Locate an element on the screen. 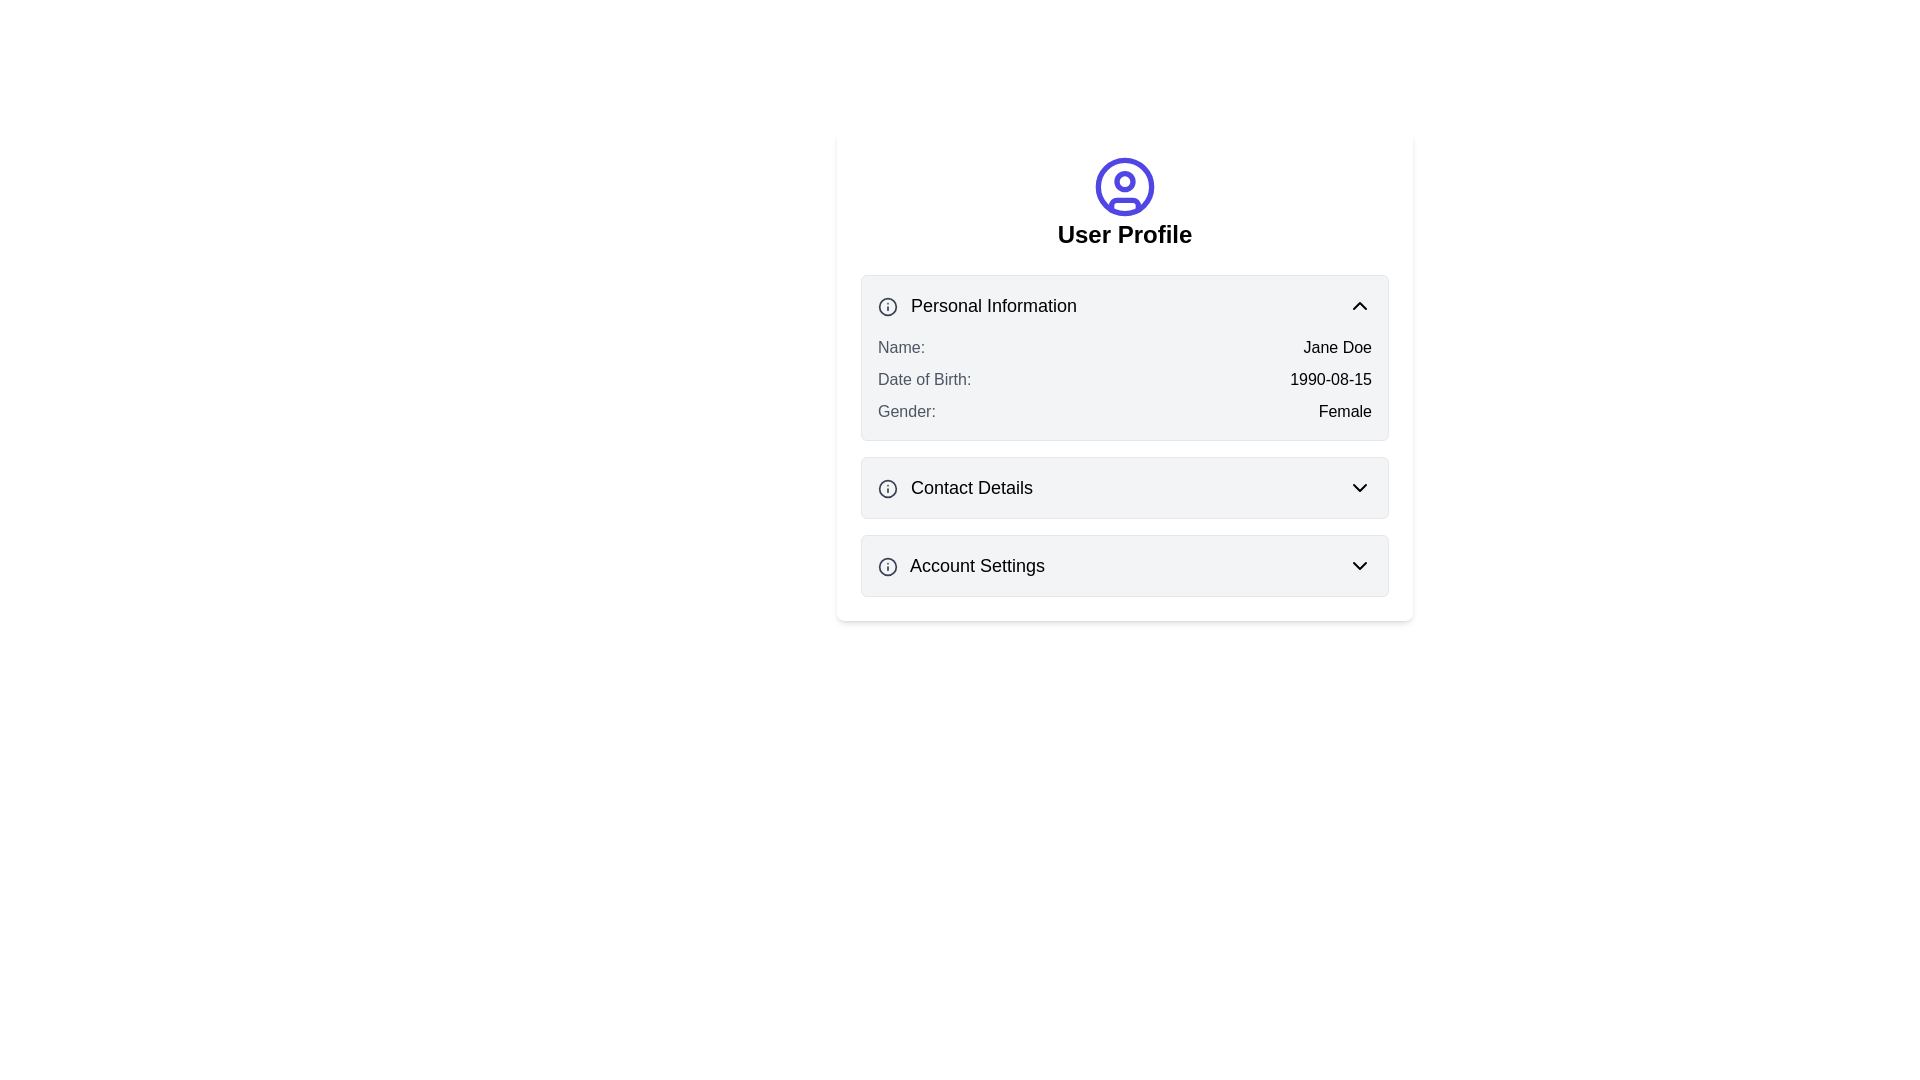 The width and height of the screenshot is (1920, 1080). details displayed in the Static display field group under the 'Personal Information' section of the User Profile is located at coordinates (1124, 380).